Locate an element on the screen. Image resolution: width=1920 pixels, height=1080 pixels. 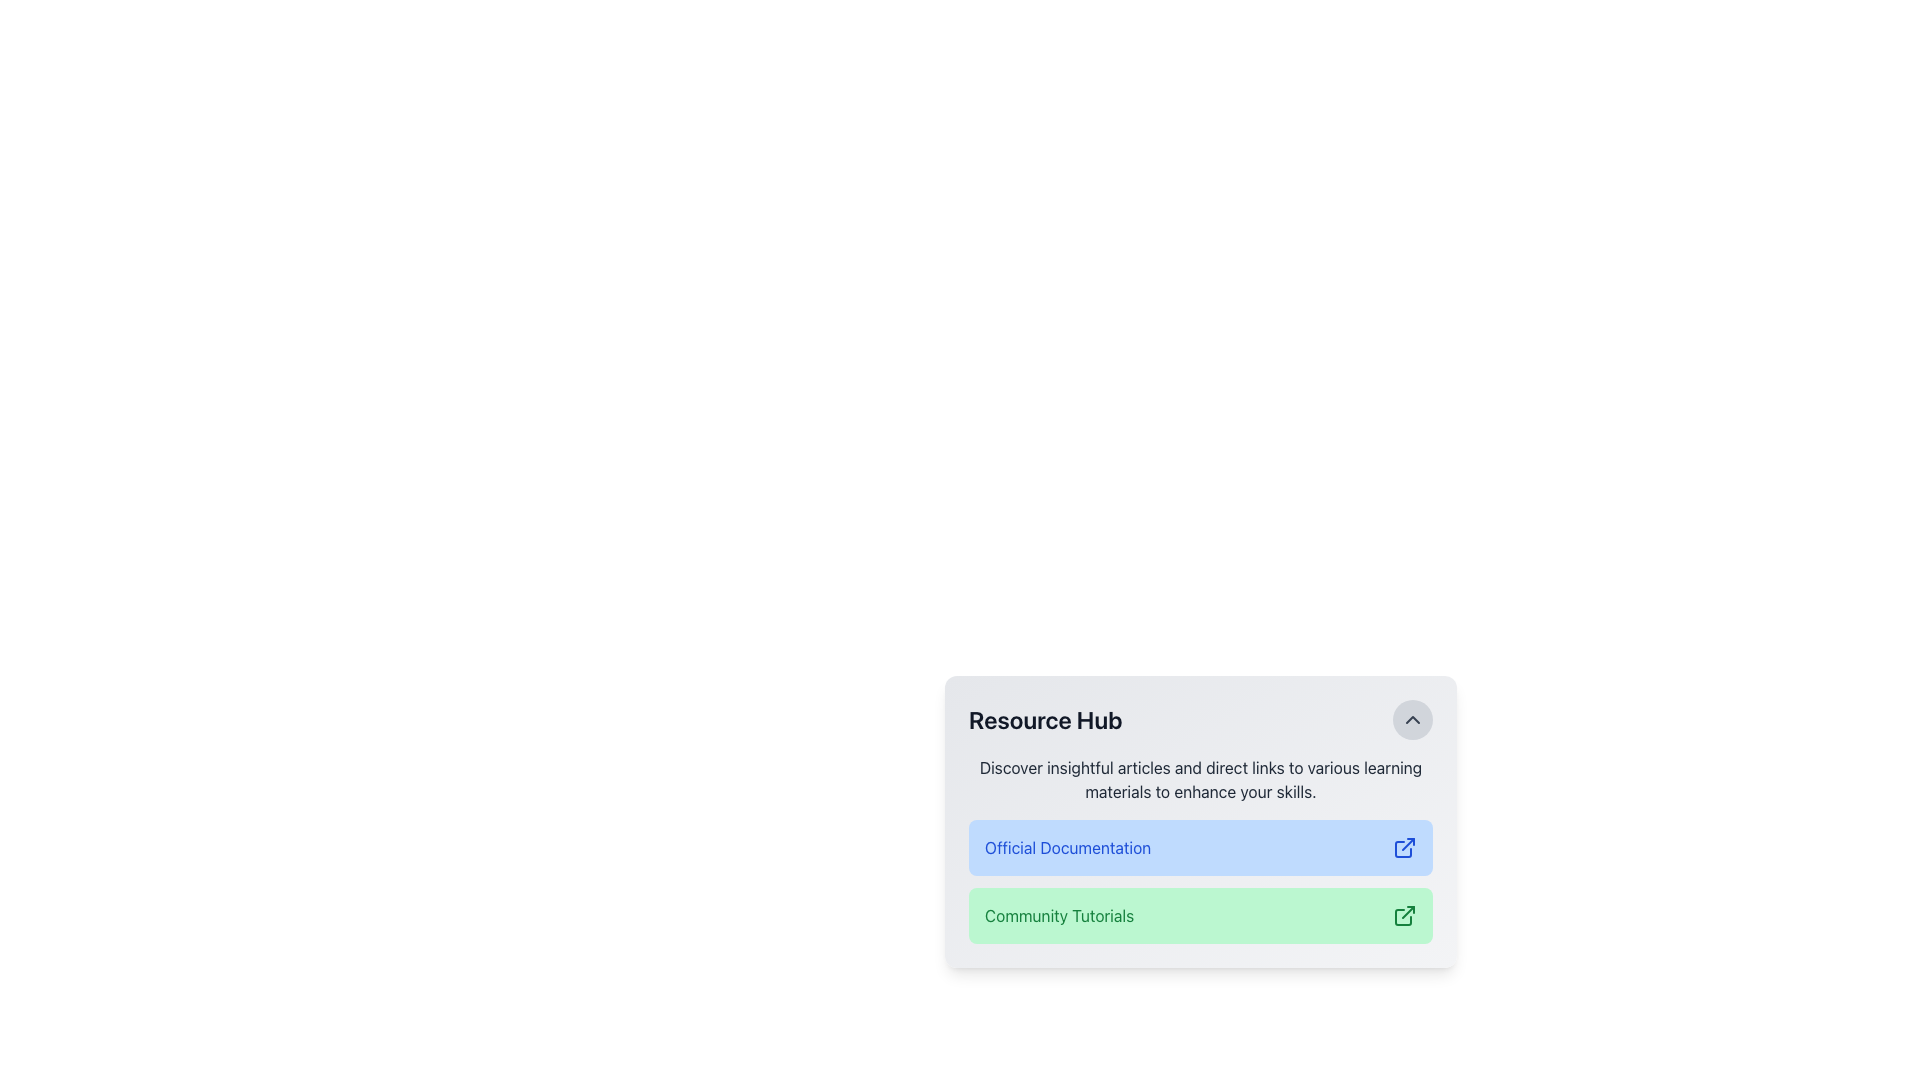
the Text Block located at the top of the 'Resource Hub' section, which provides context for the resources below it is located at coordinates (1200, 778).